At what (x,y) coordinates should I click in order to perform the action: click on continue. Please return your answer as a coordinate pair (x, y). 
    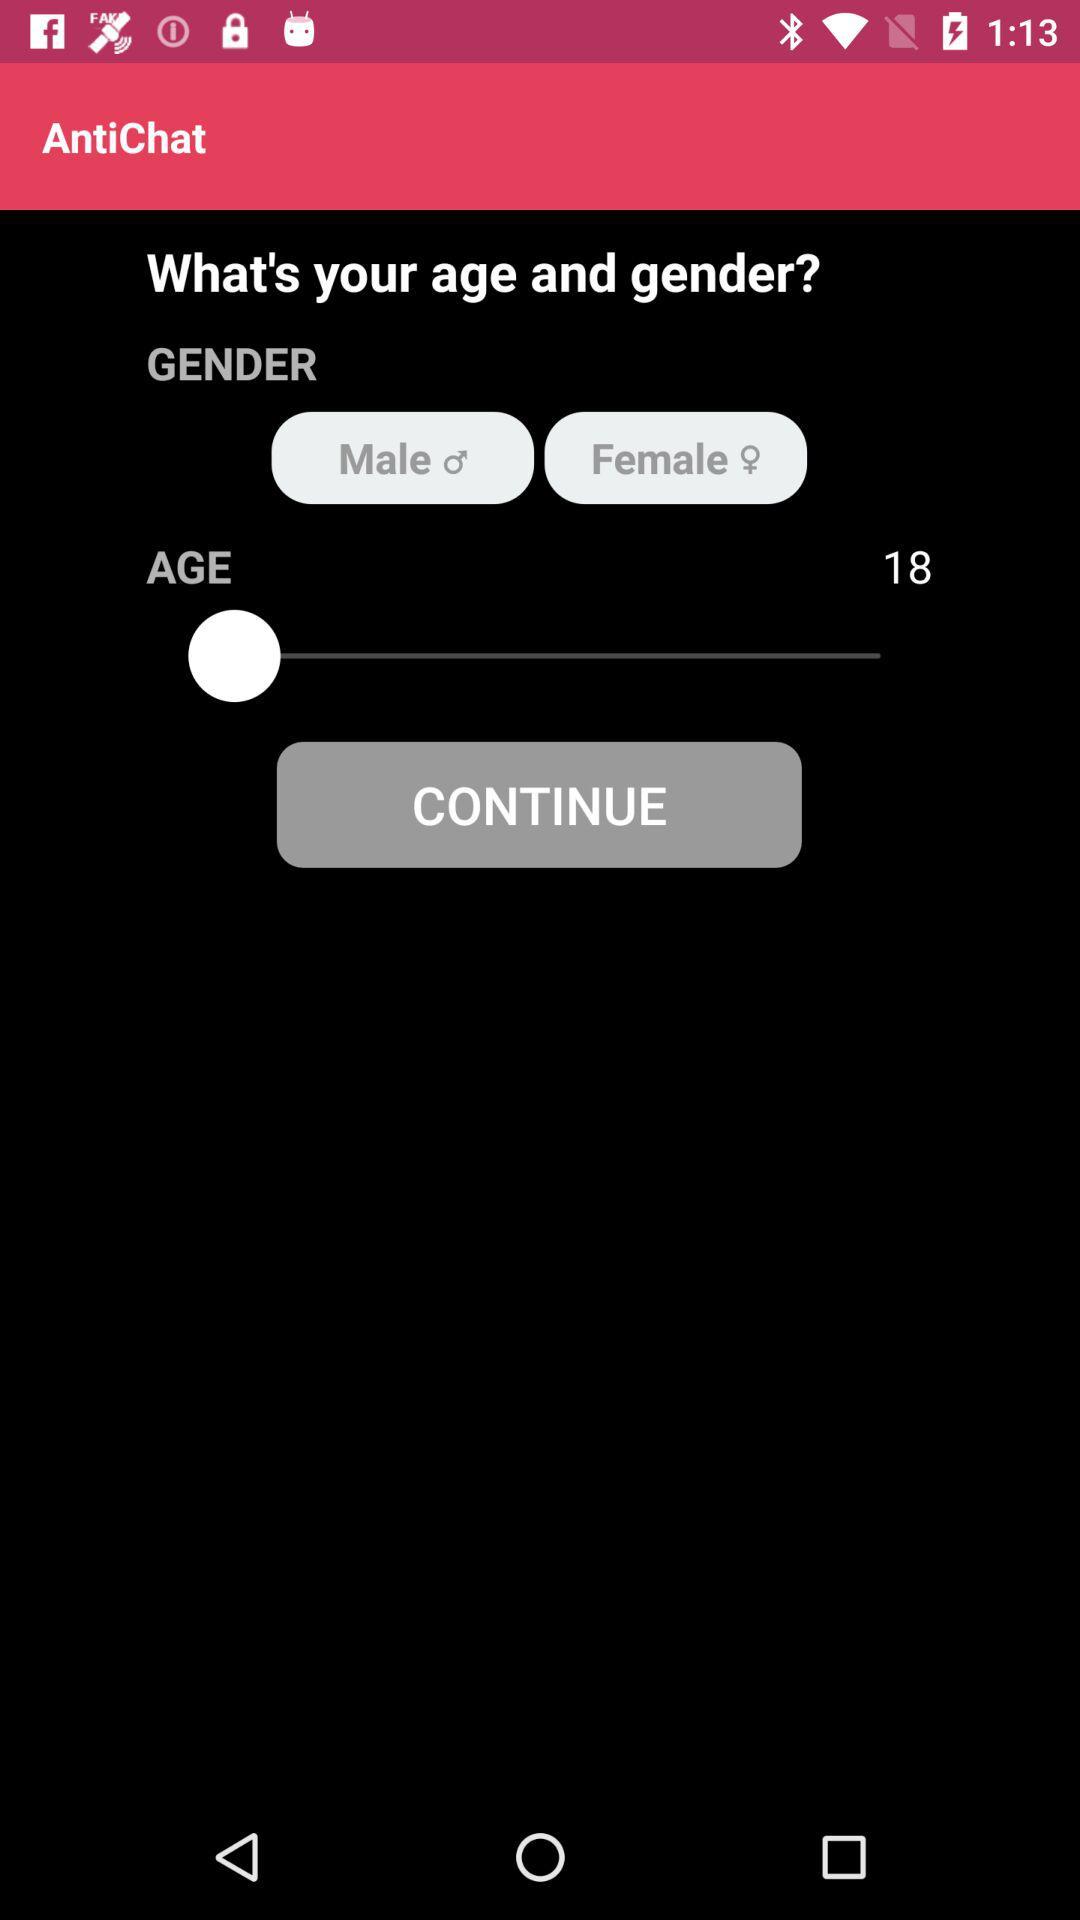
    Looking at the image, I should click on (538, 804).